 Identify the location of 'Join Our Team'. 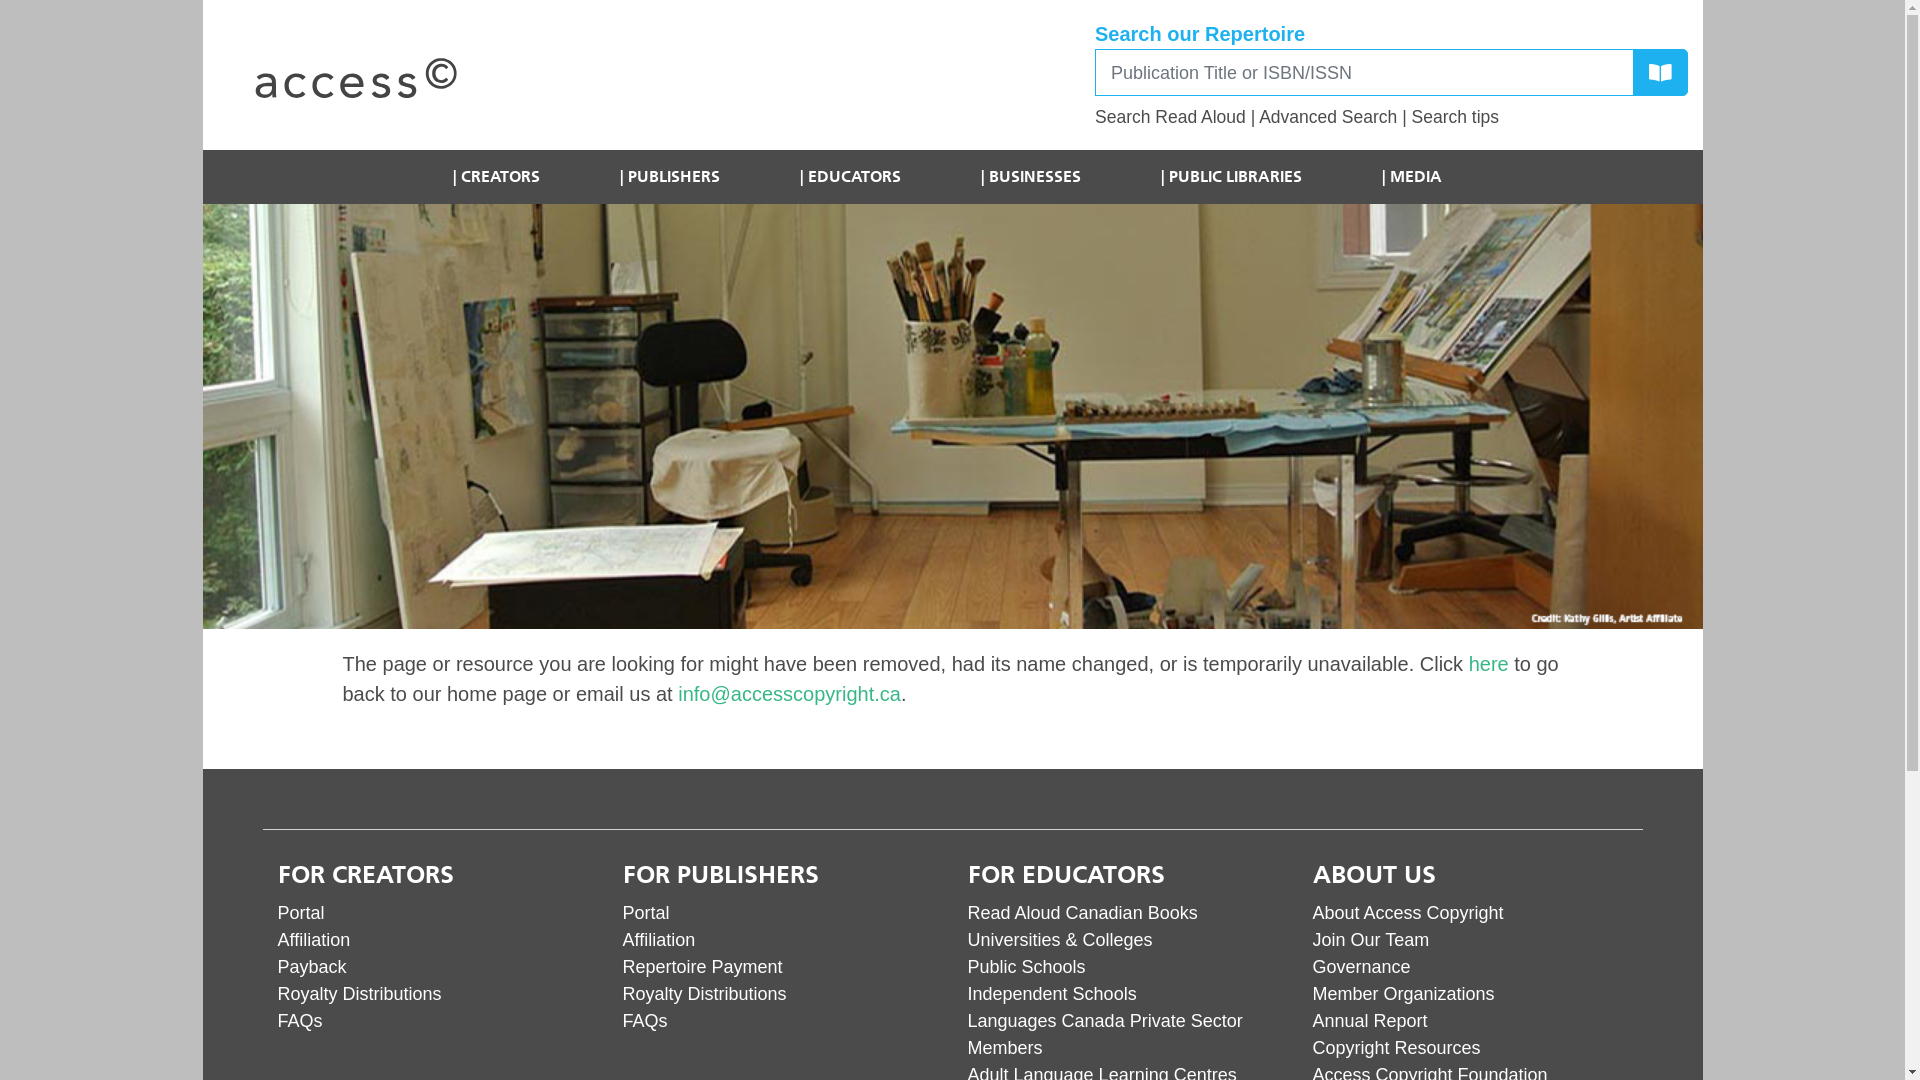
(1369, 940).